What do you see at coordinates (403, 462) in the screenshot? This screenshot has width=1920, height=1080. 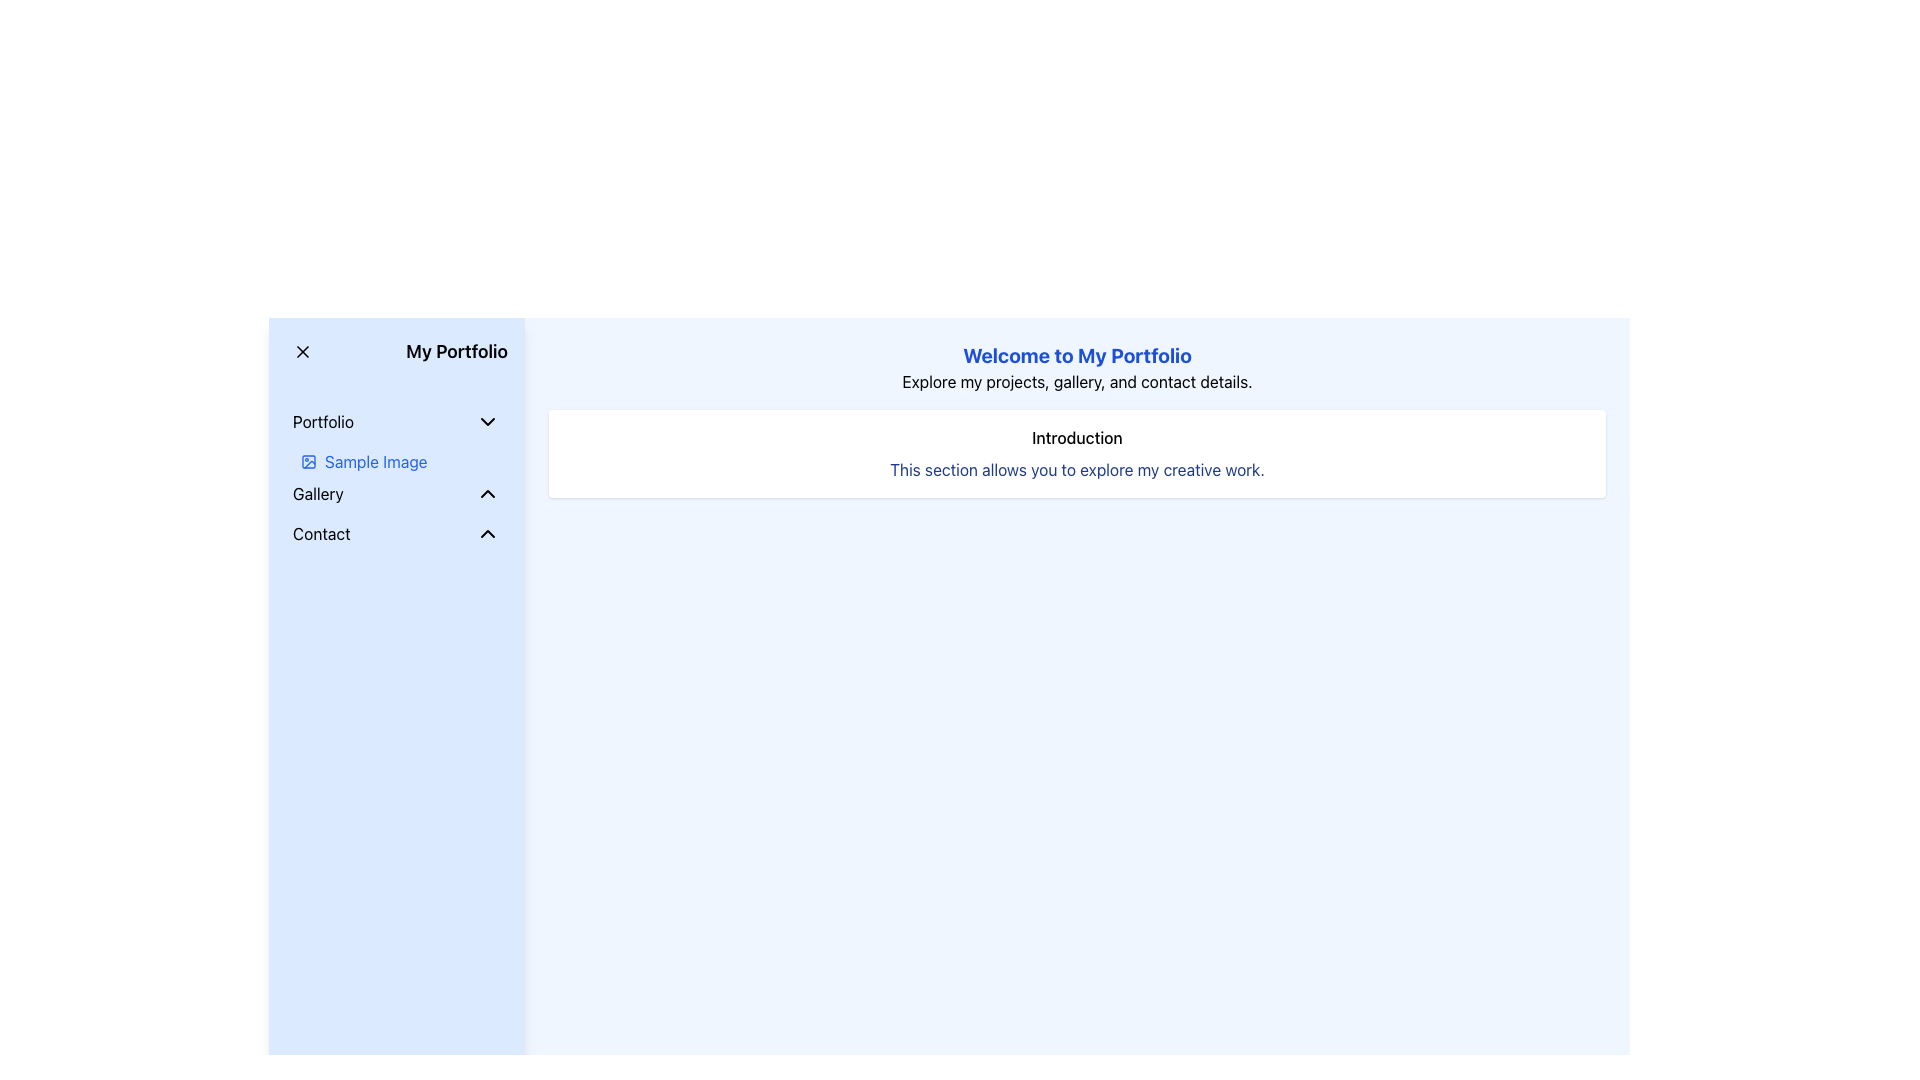 I see `the first navigation link with an icon located in the sidebar panel under the 'Portfolio' dropdown` at bounding box center [403, 462].